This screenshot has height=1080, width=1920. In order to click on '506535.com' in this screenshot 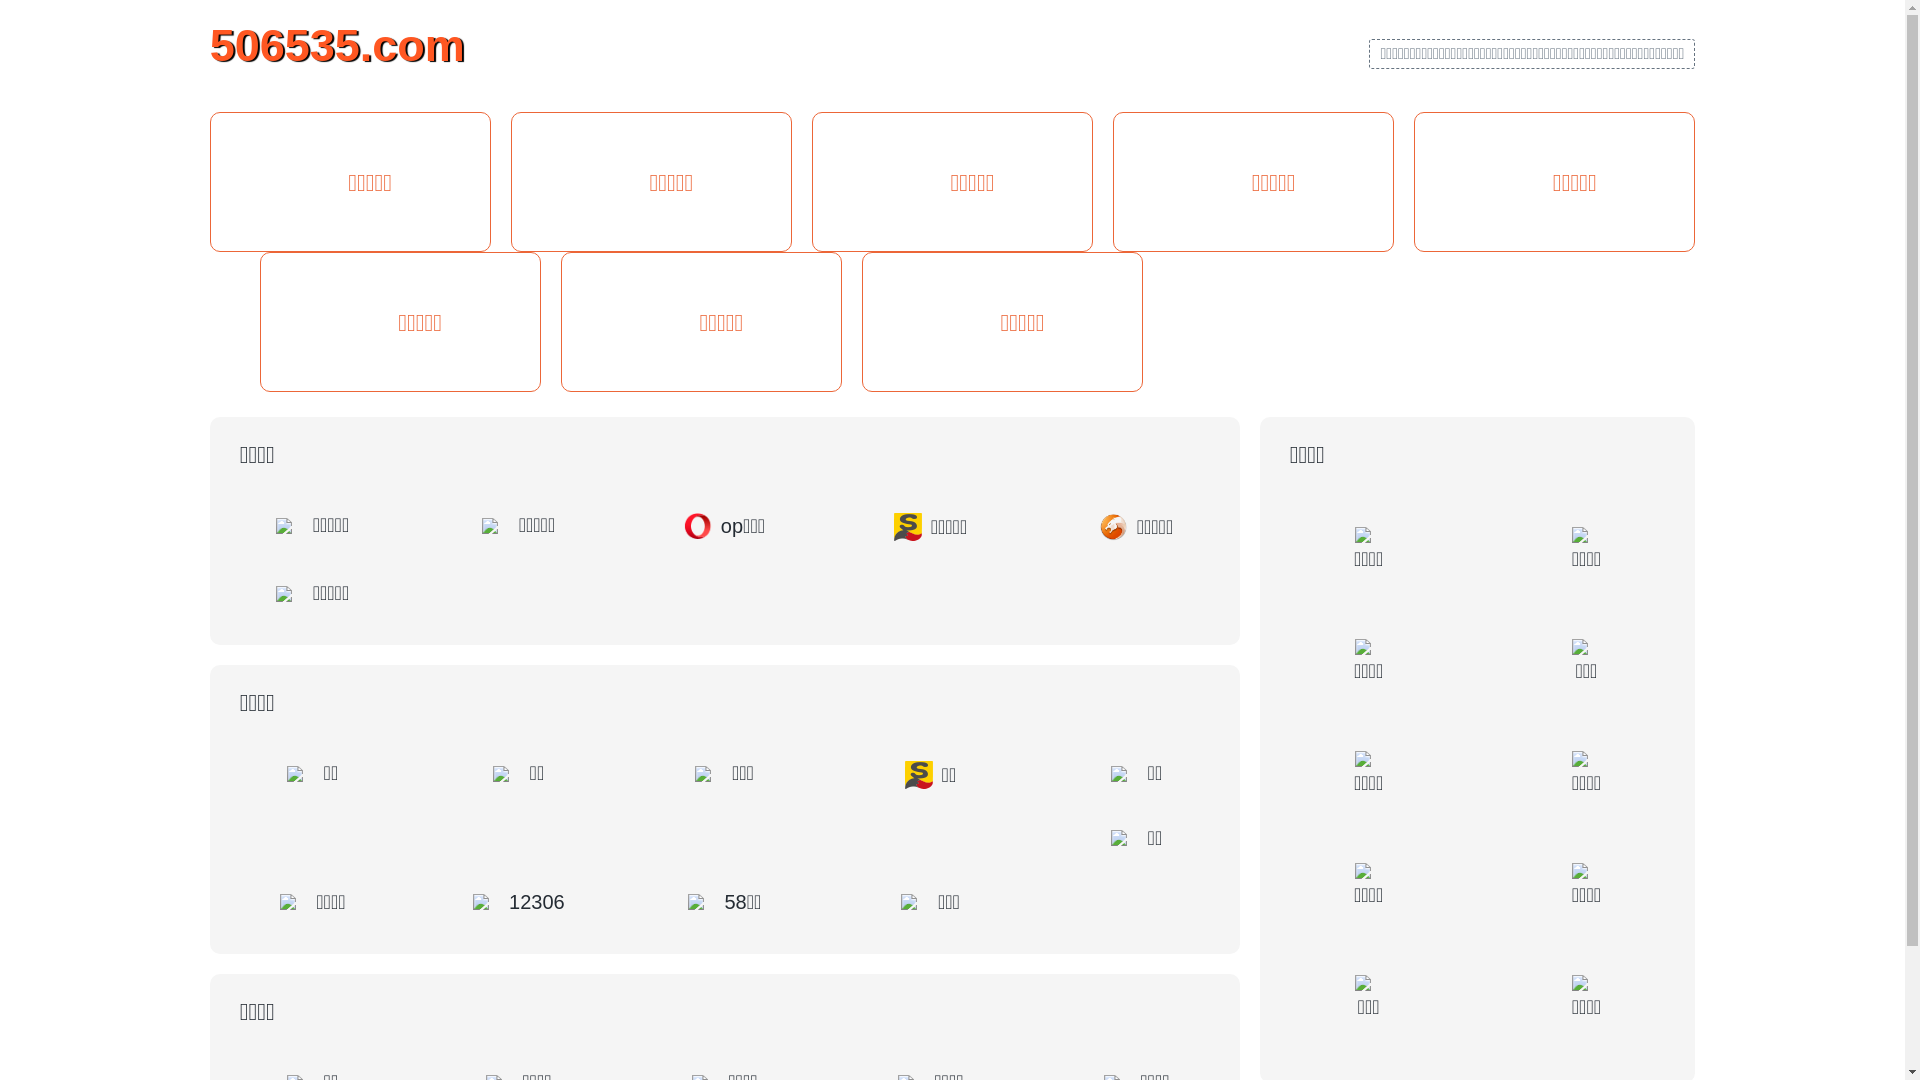, I will do `click(210, 43)`.